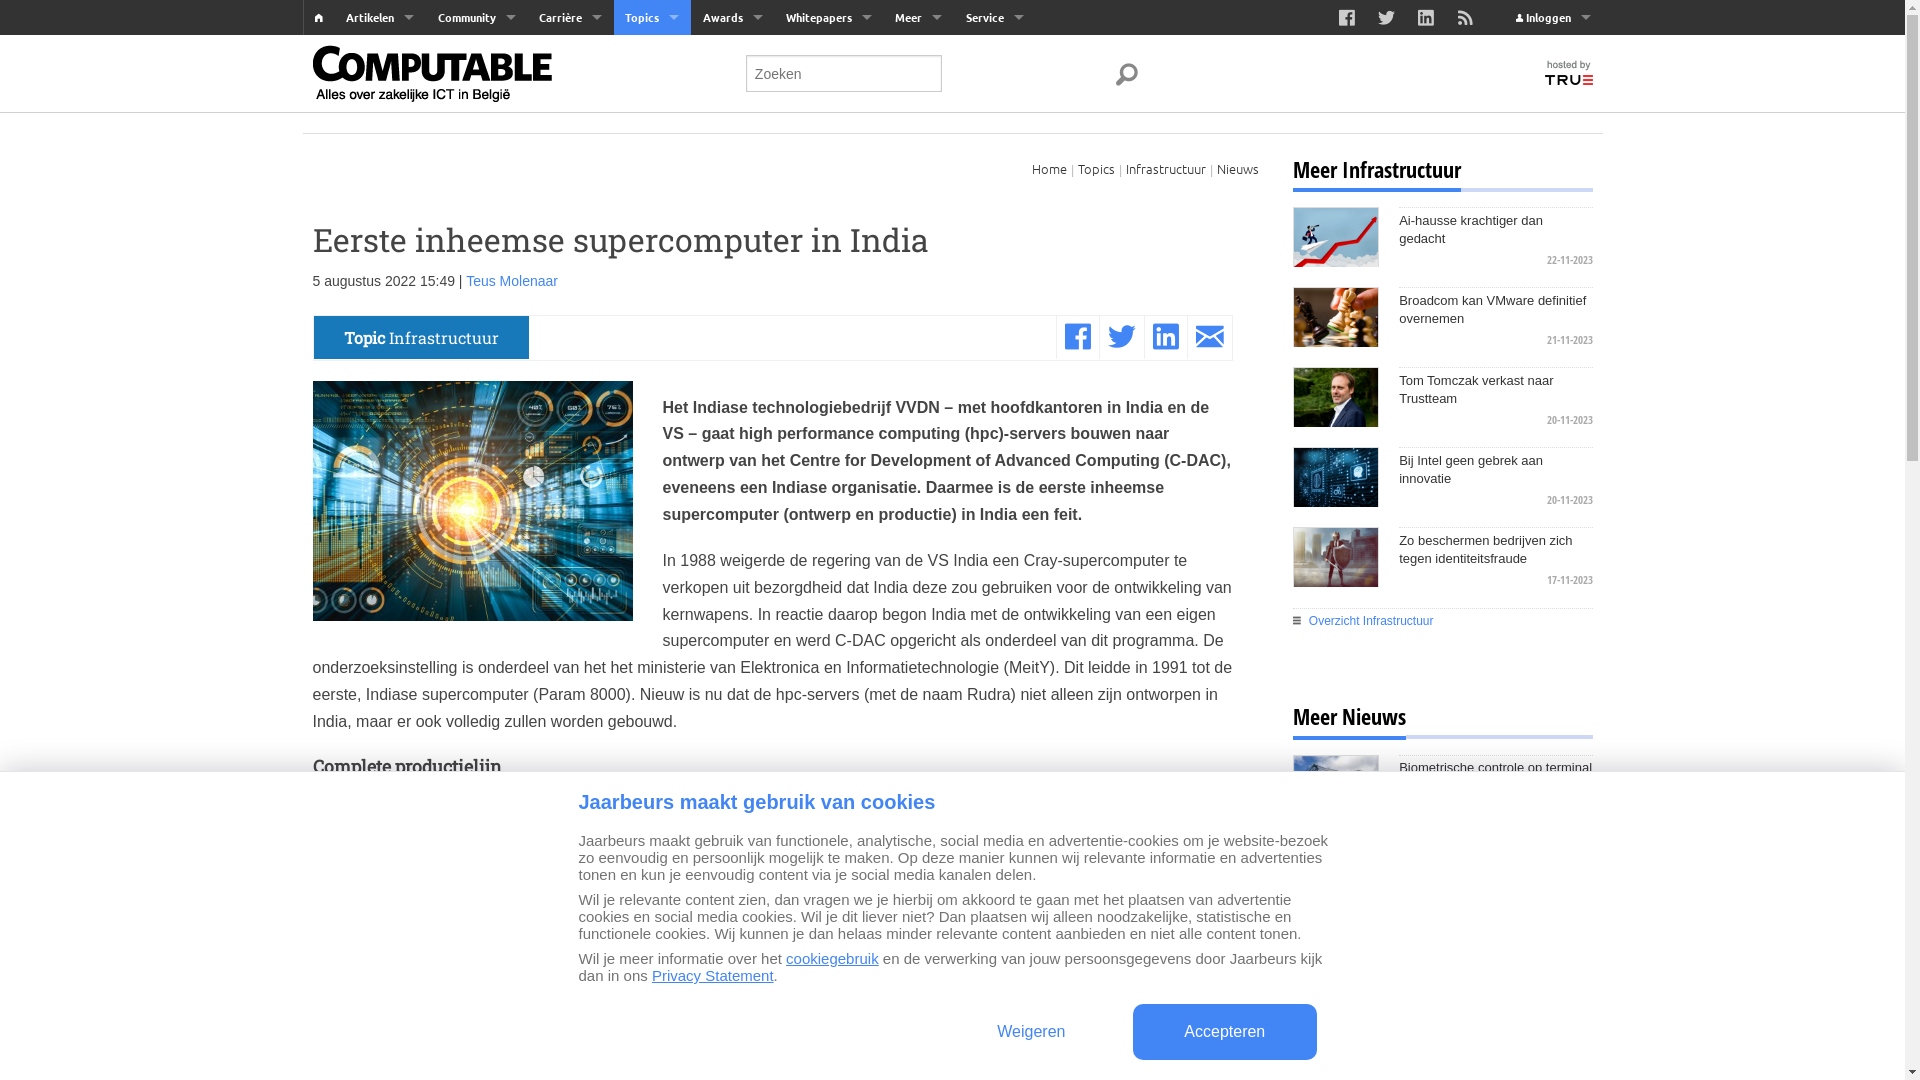 The width and height of the screenshot is (1920, 1080). Describe the element at coordinates (828, 17) in the screenshot. I see `'Whitepapers'` at that location.